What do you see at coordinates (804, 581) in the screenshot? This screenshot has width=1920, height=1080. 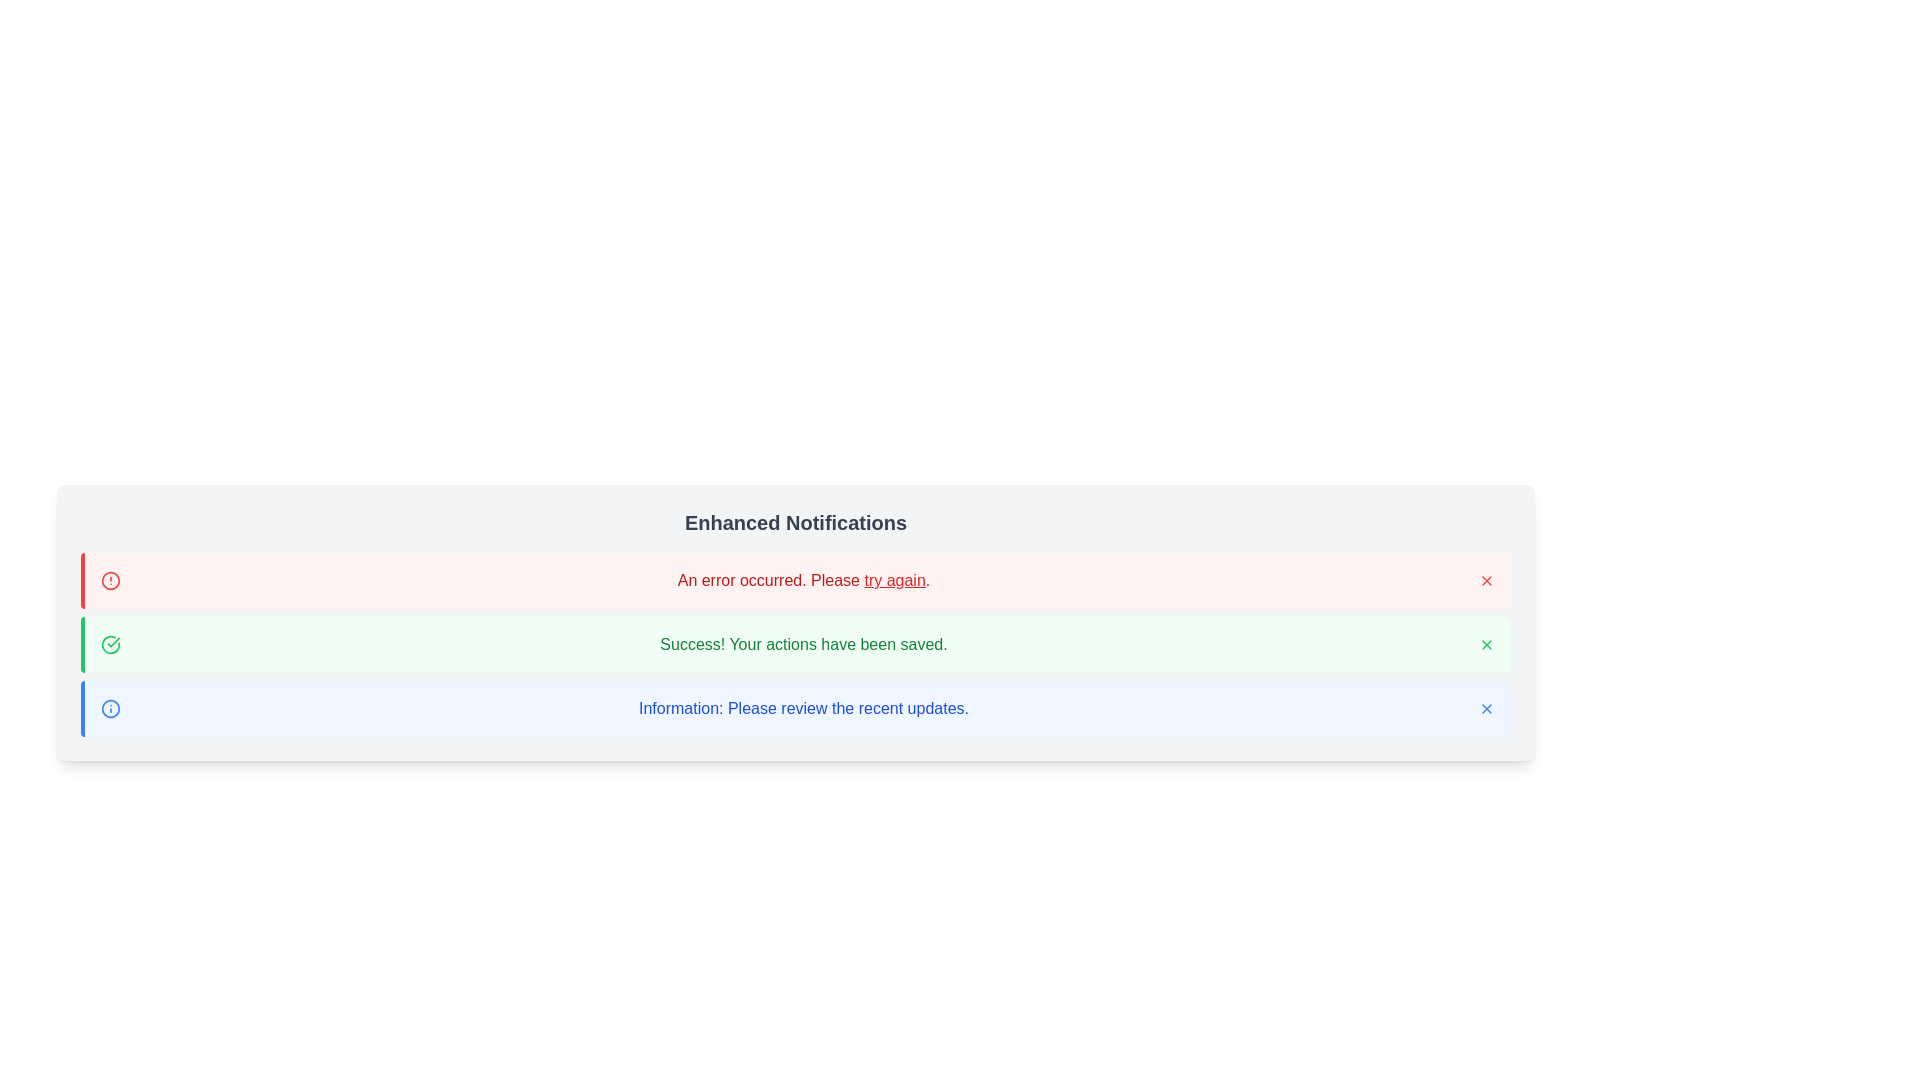 I see `error message displayed in the notification located at the top of the notifications set, just below the header text` at bounding box center [804, 581].